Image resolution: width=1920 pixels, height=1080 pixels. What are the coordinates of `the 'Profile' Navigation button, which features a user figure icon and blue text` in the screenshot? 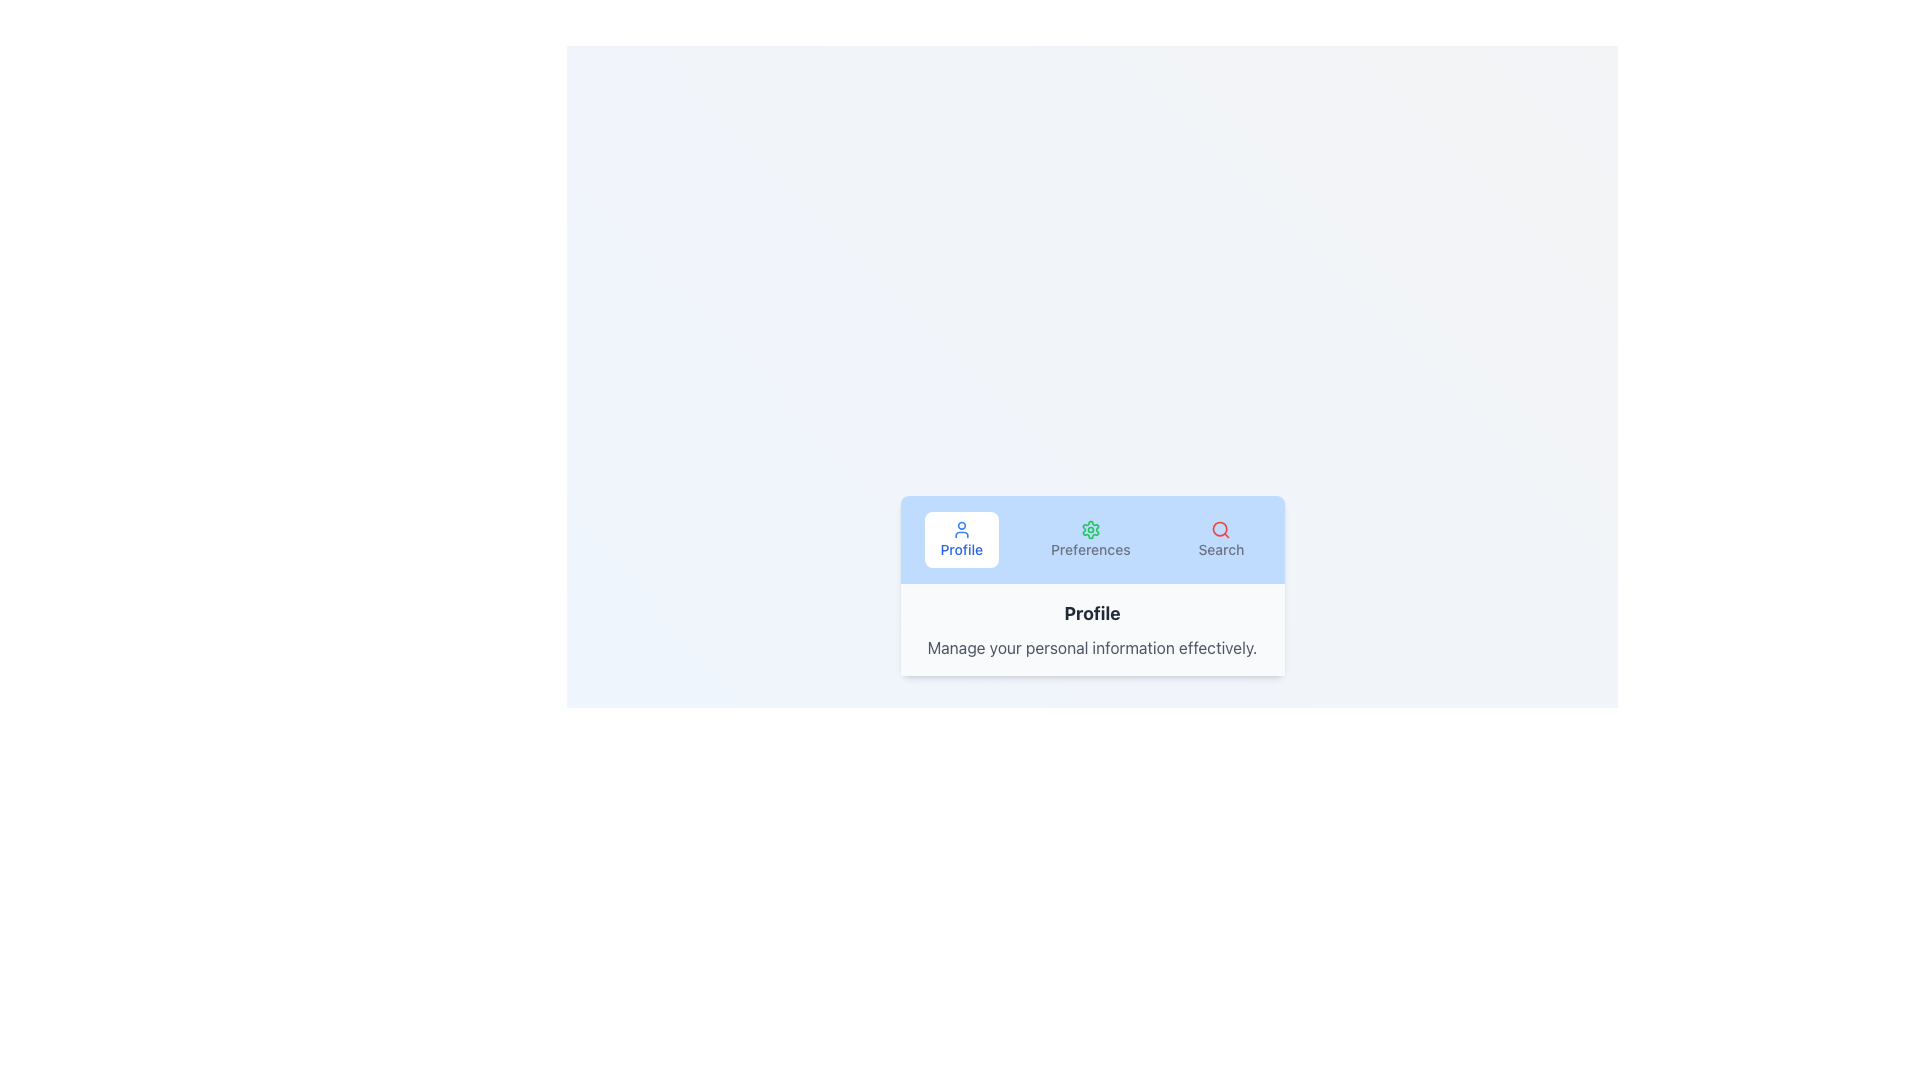 It's located at (961, 540).